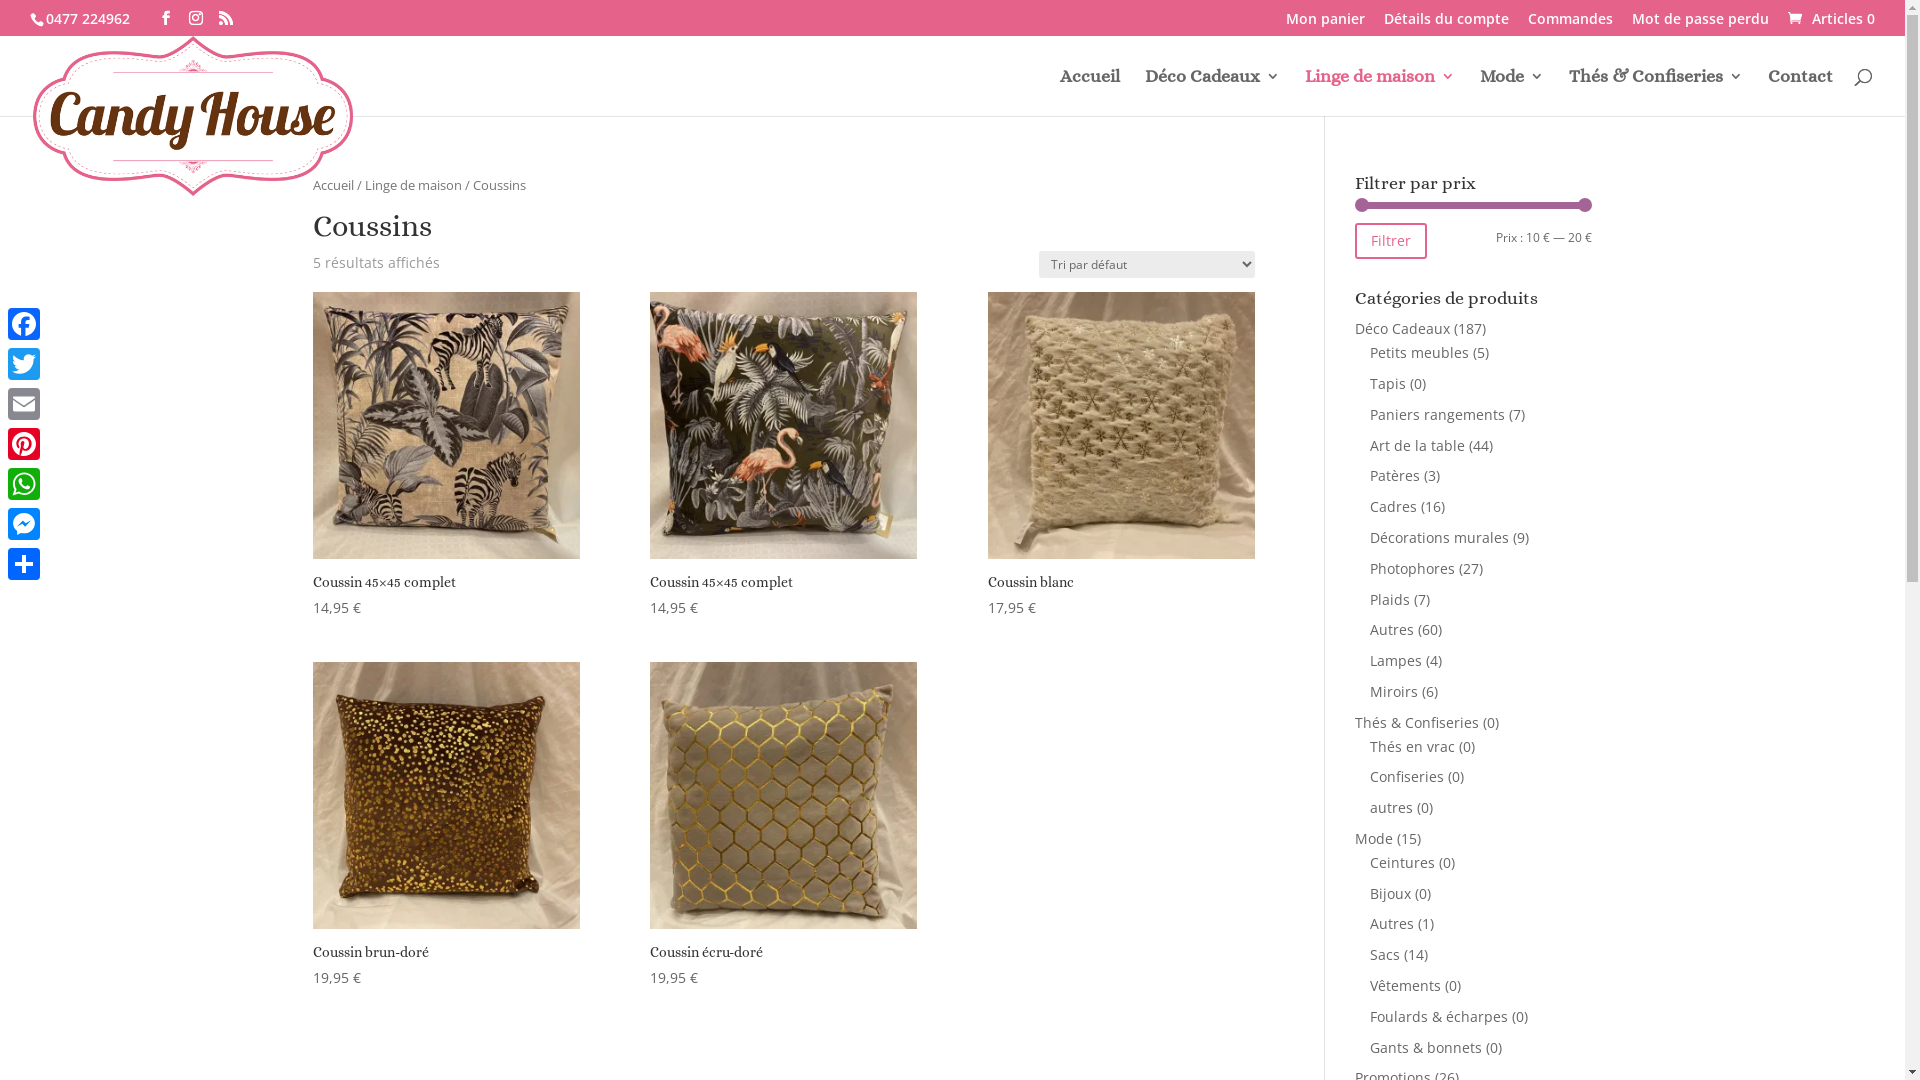 This screenshot has height=1080, width=1920. Describe the element at coordinates (1699, 24) in the screenshot. I see `'Mot de passe perdu'` at that location.